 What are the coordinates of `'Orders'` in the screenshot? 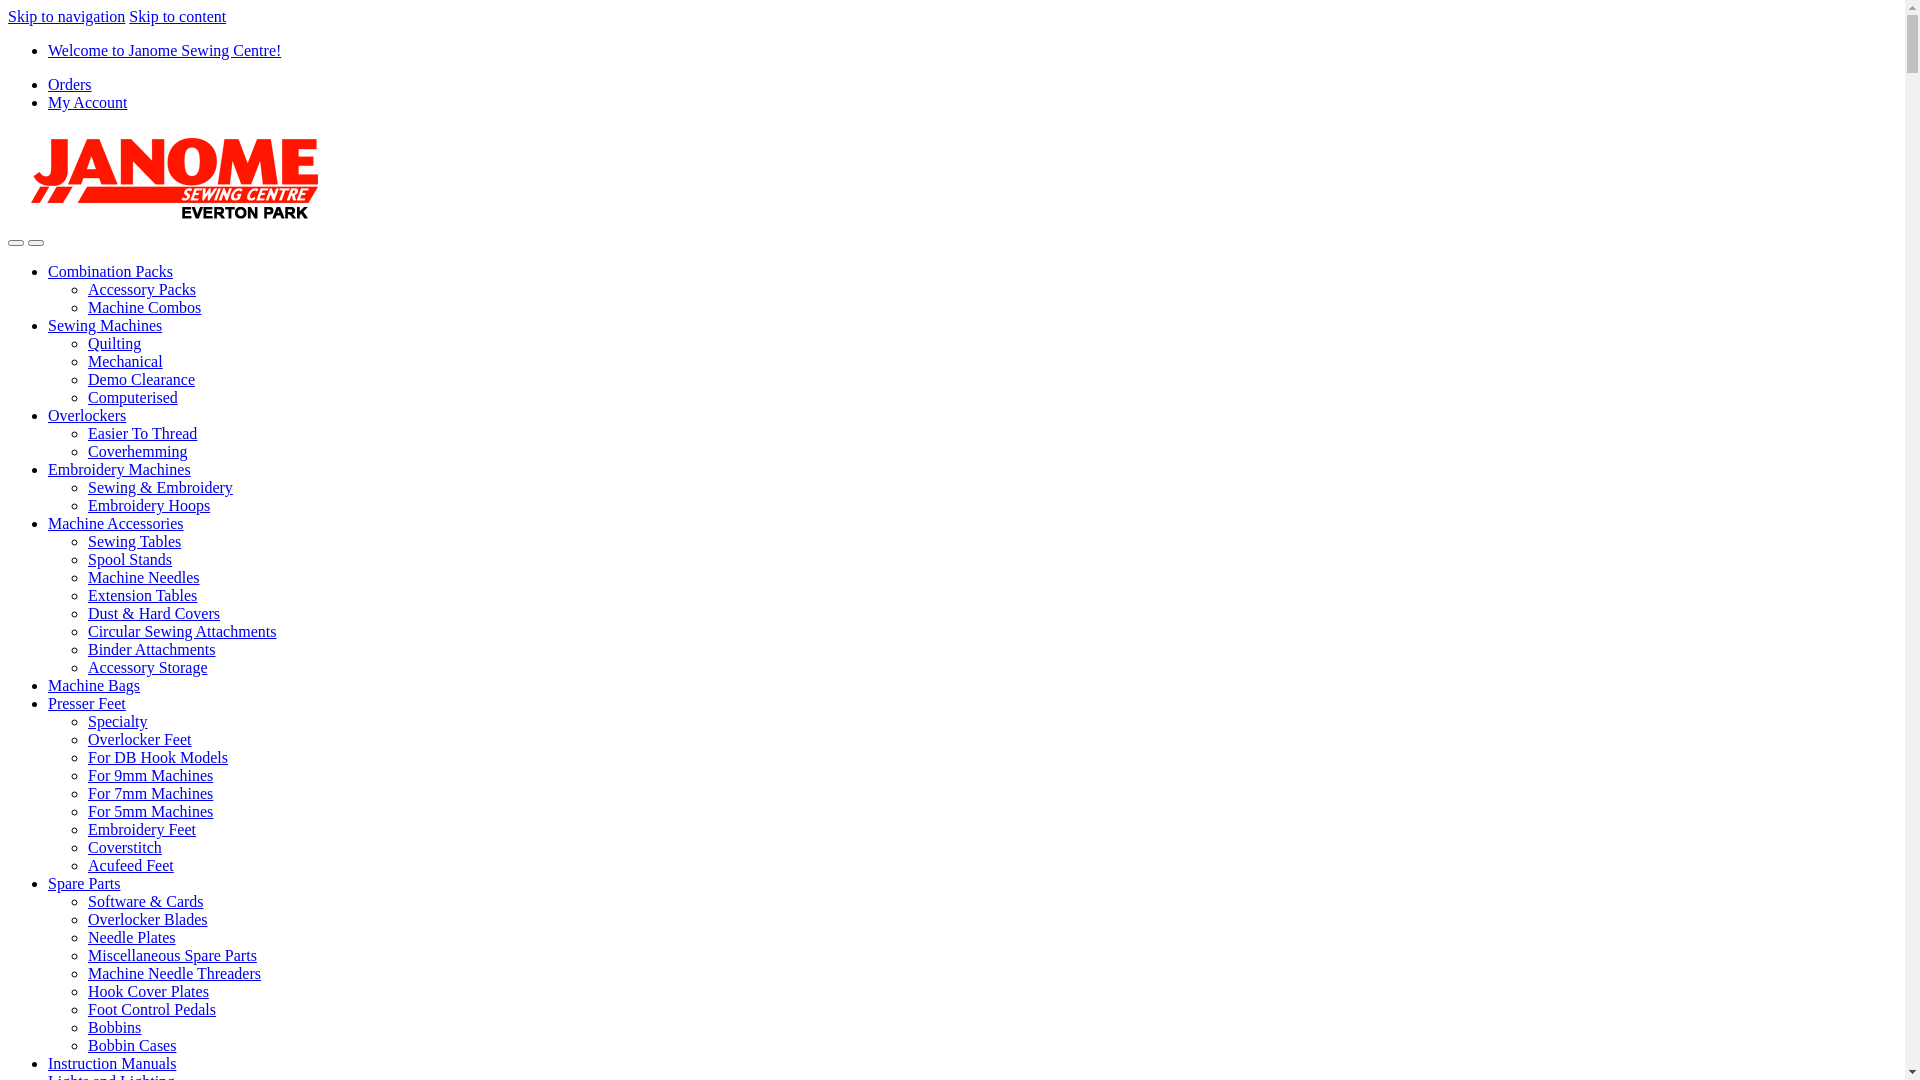 It's located at (70, 83).